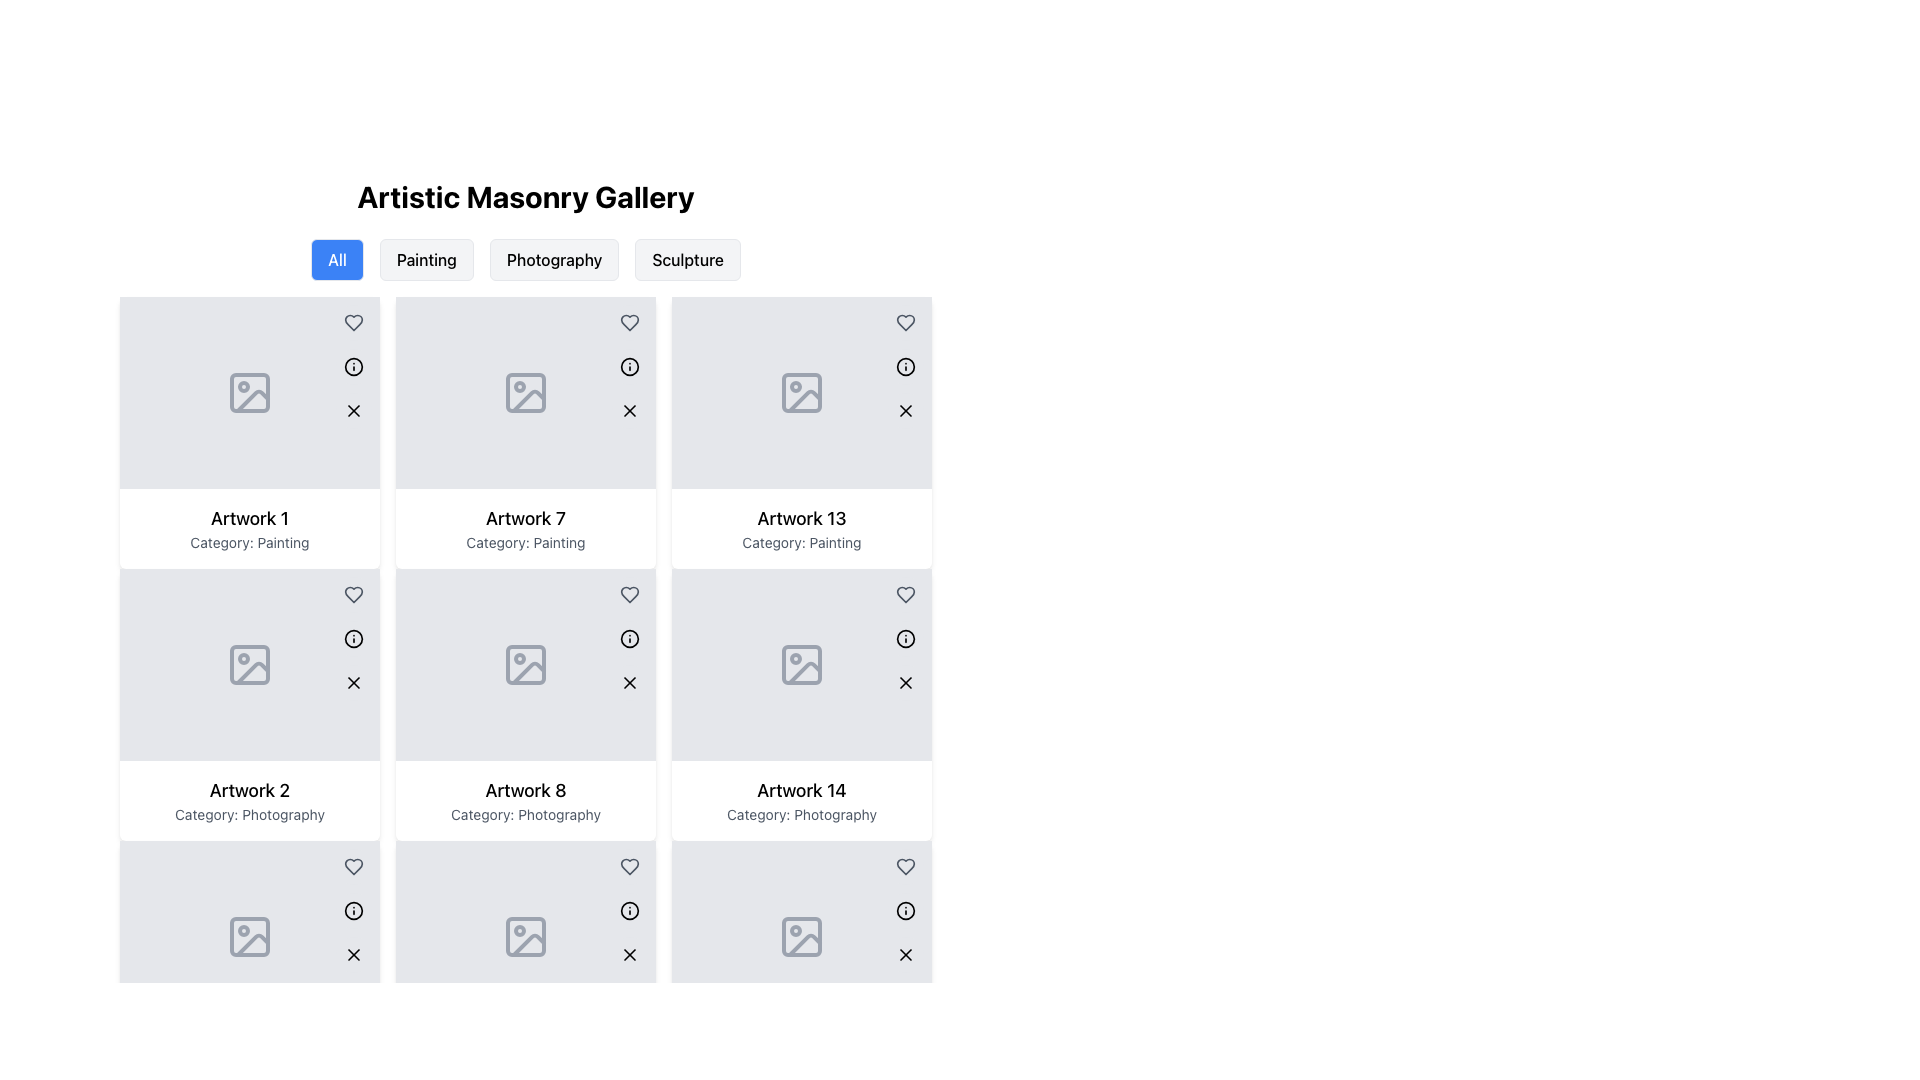  I want to click on the diagonal line graphic within the gray image placeholder icon on the card labeled 'Artwork 13' located in the third column and second row of the grid, so click(805, 401).